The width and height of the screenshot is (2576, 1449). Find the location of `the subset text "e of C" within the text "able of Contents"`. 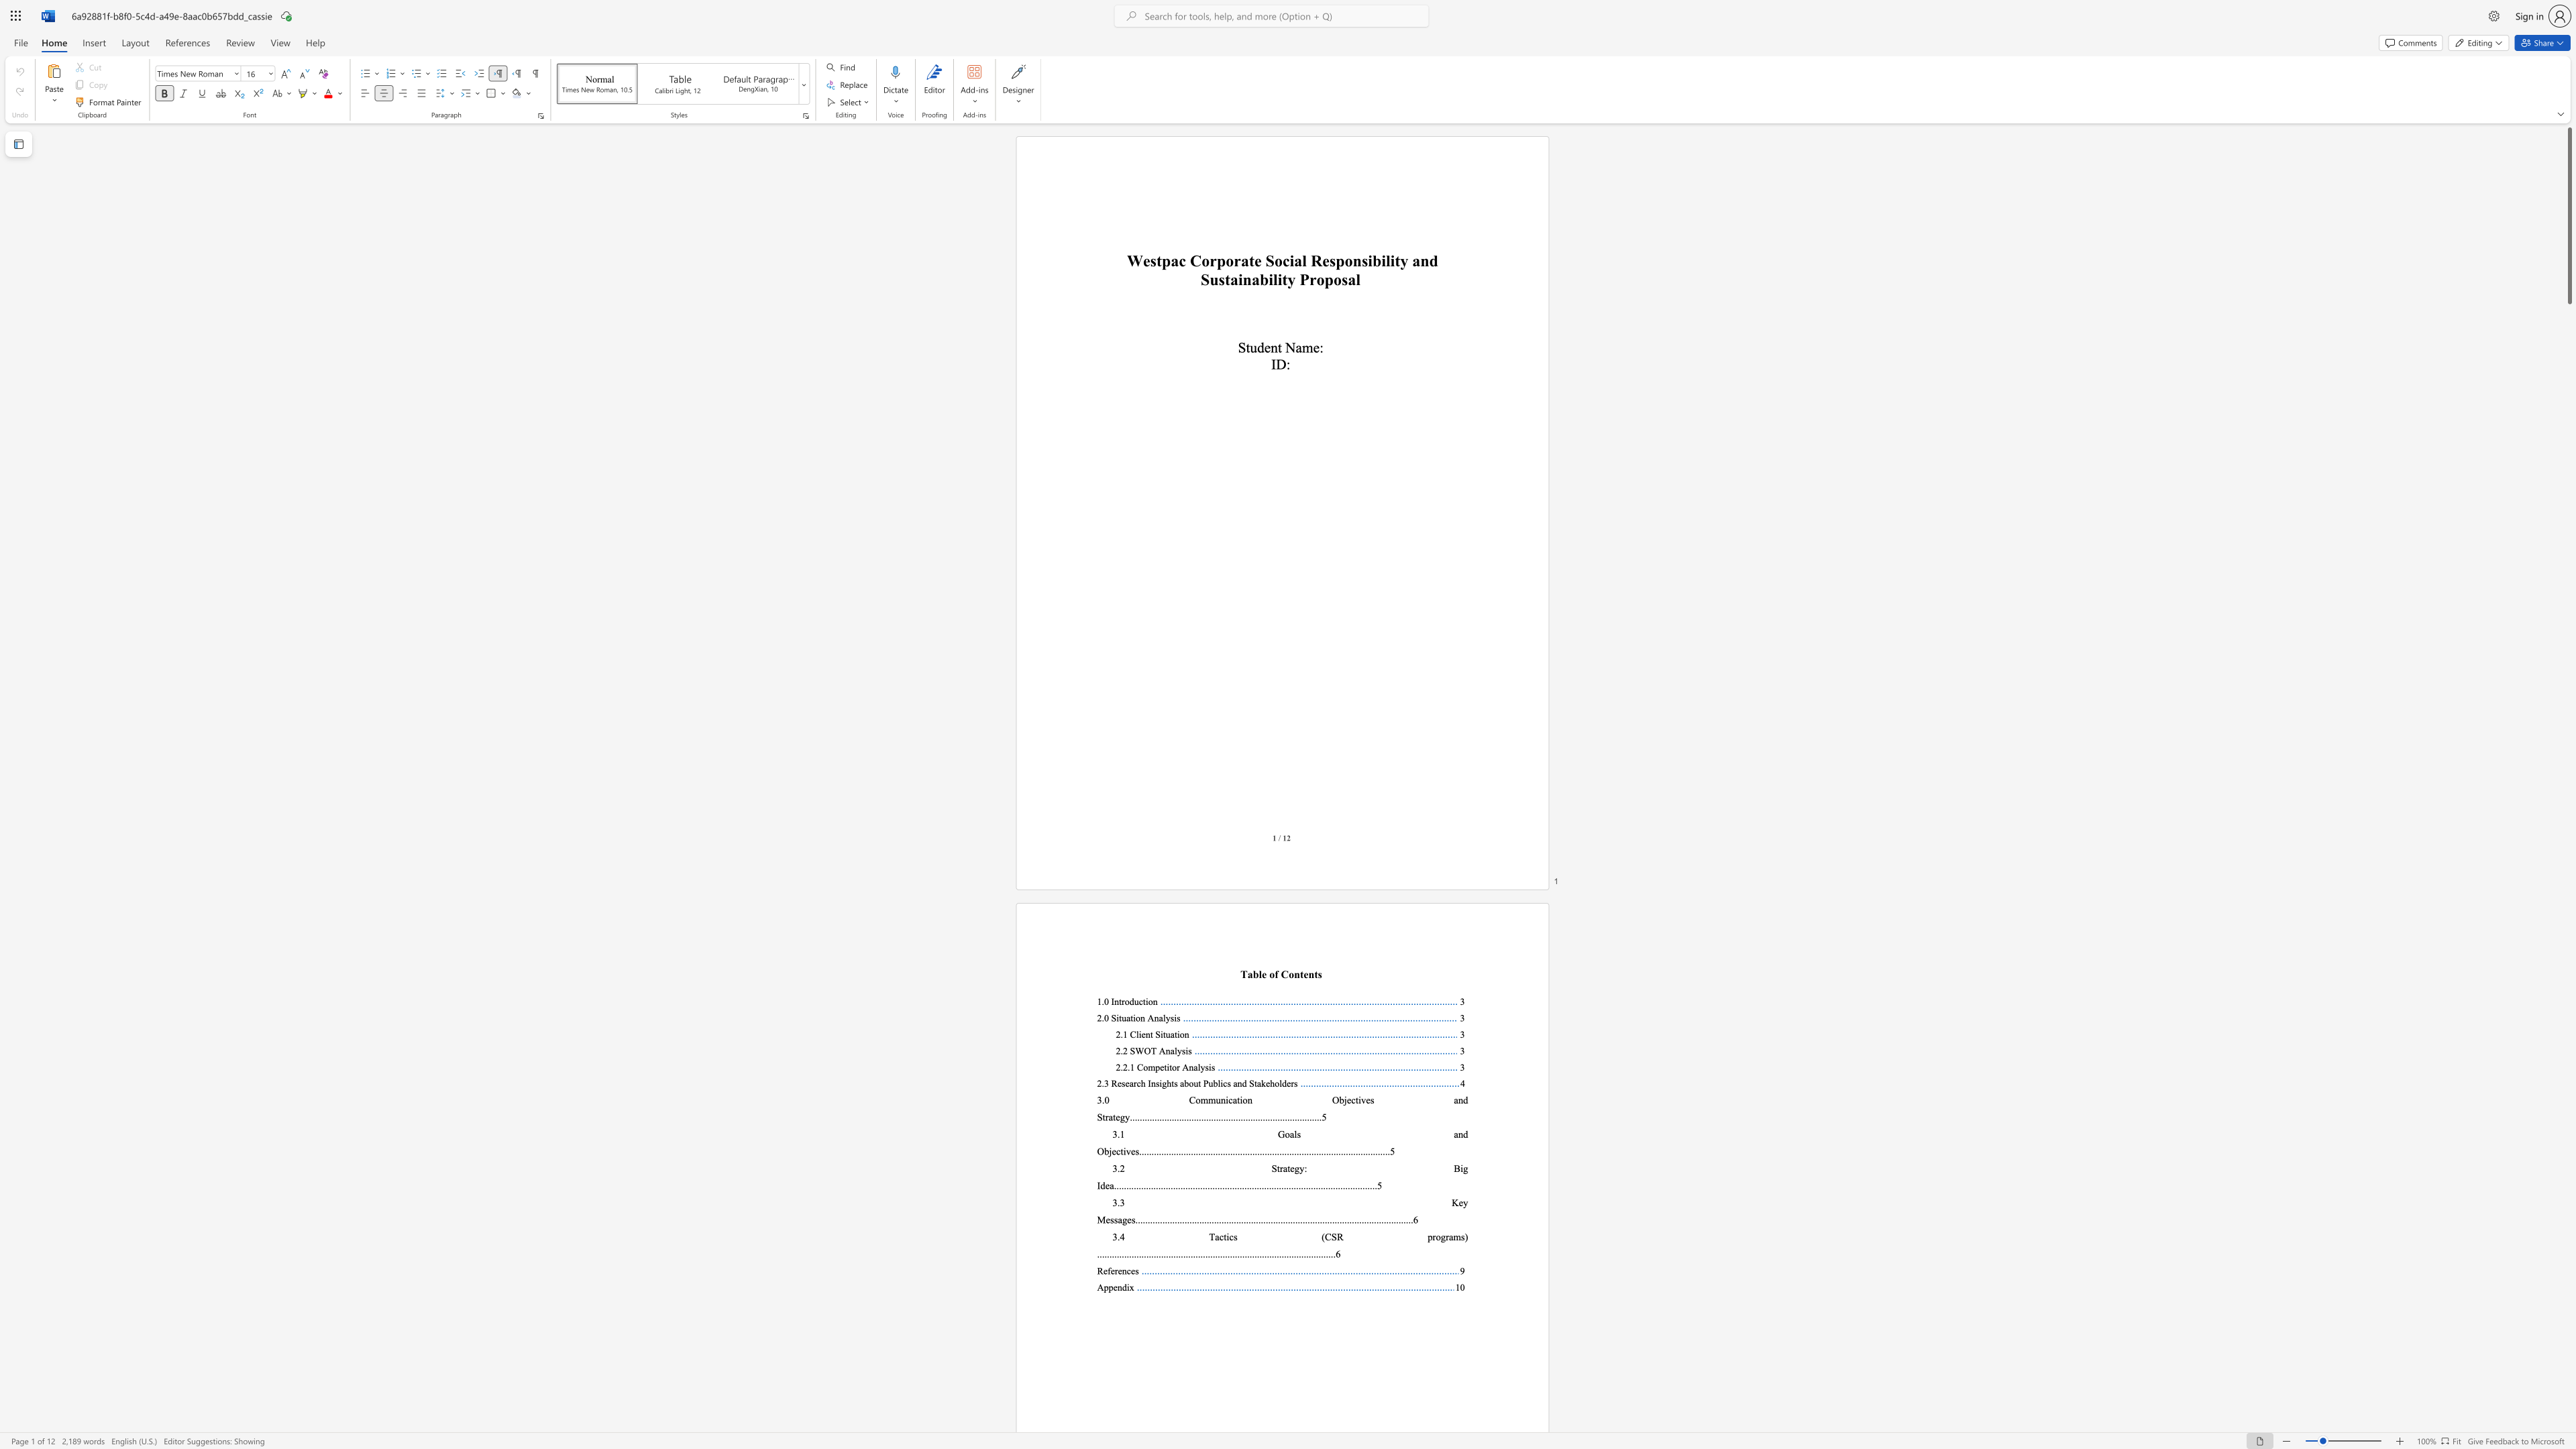

the subset text "e of C" within the text "able of Contents" is located at coordinates (1261, 974).